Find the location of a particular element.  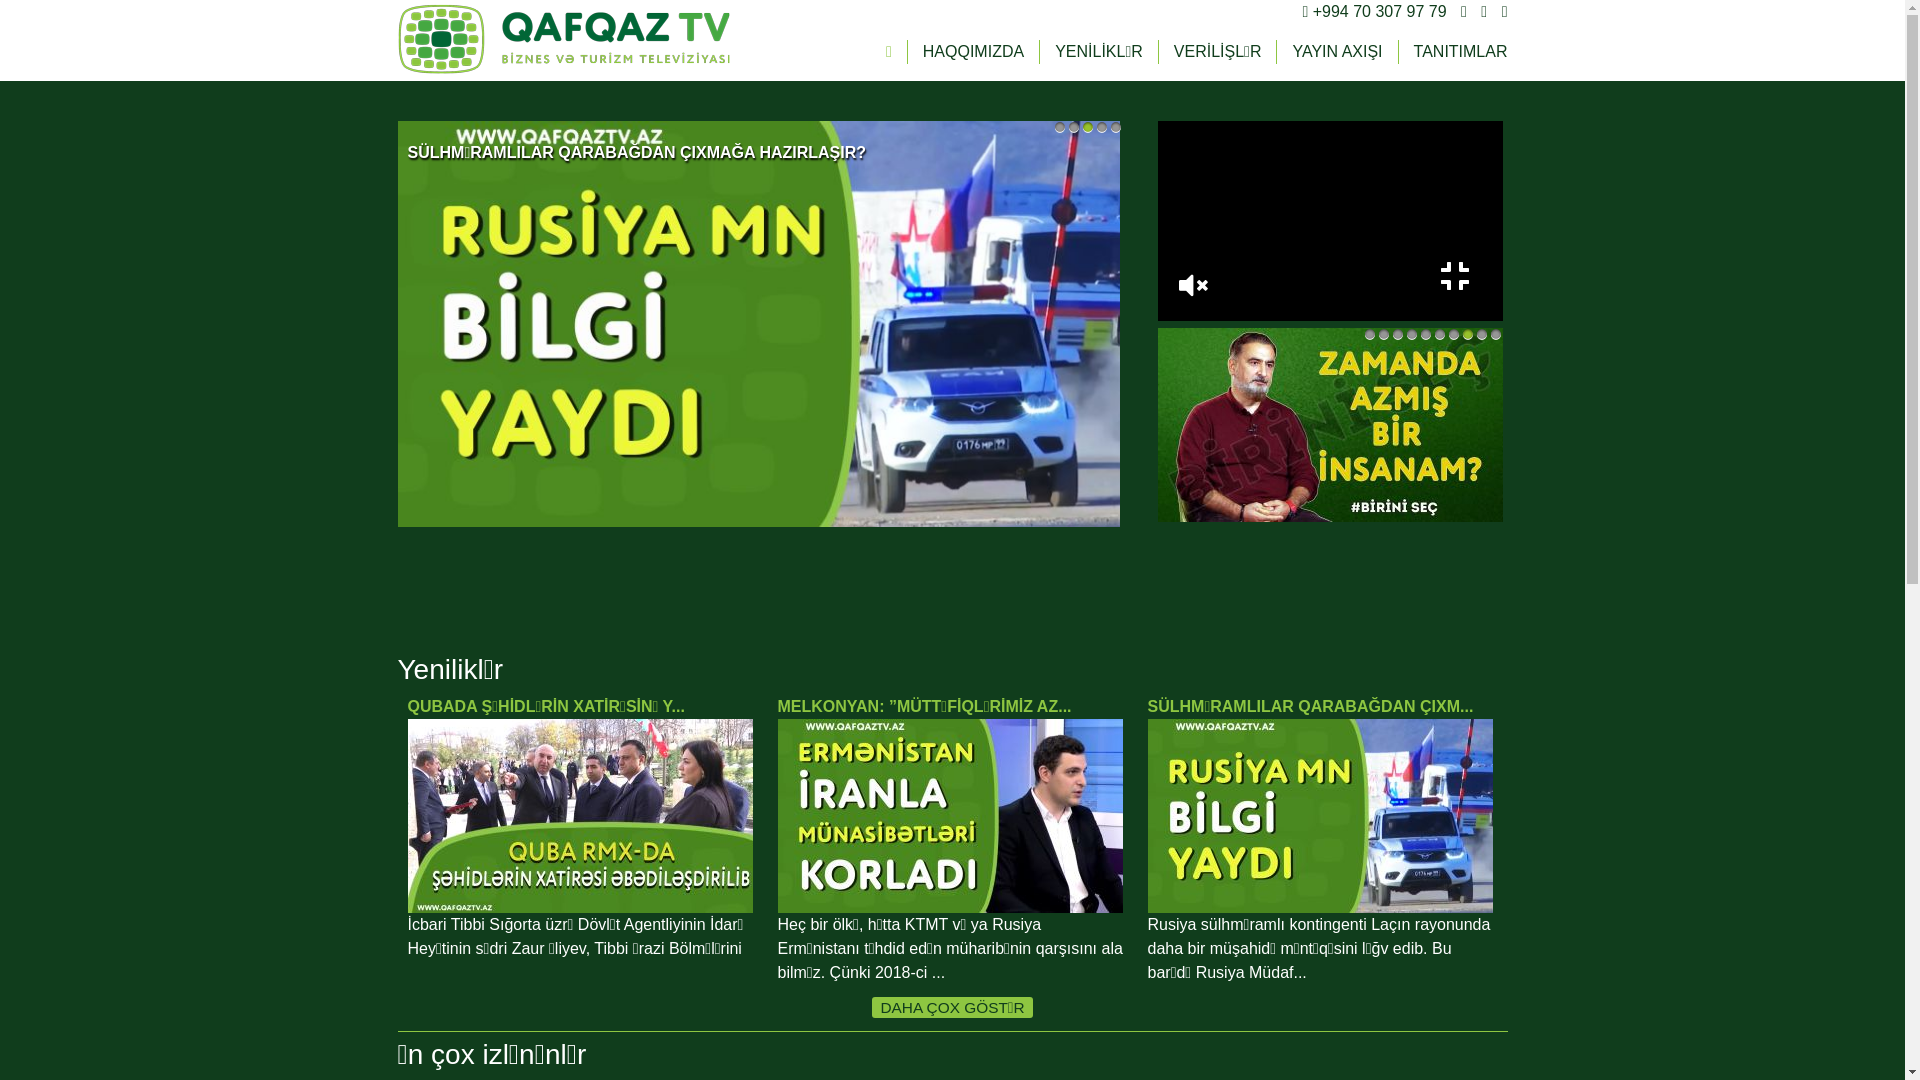

'3' is located at coordinates (1087, 127).